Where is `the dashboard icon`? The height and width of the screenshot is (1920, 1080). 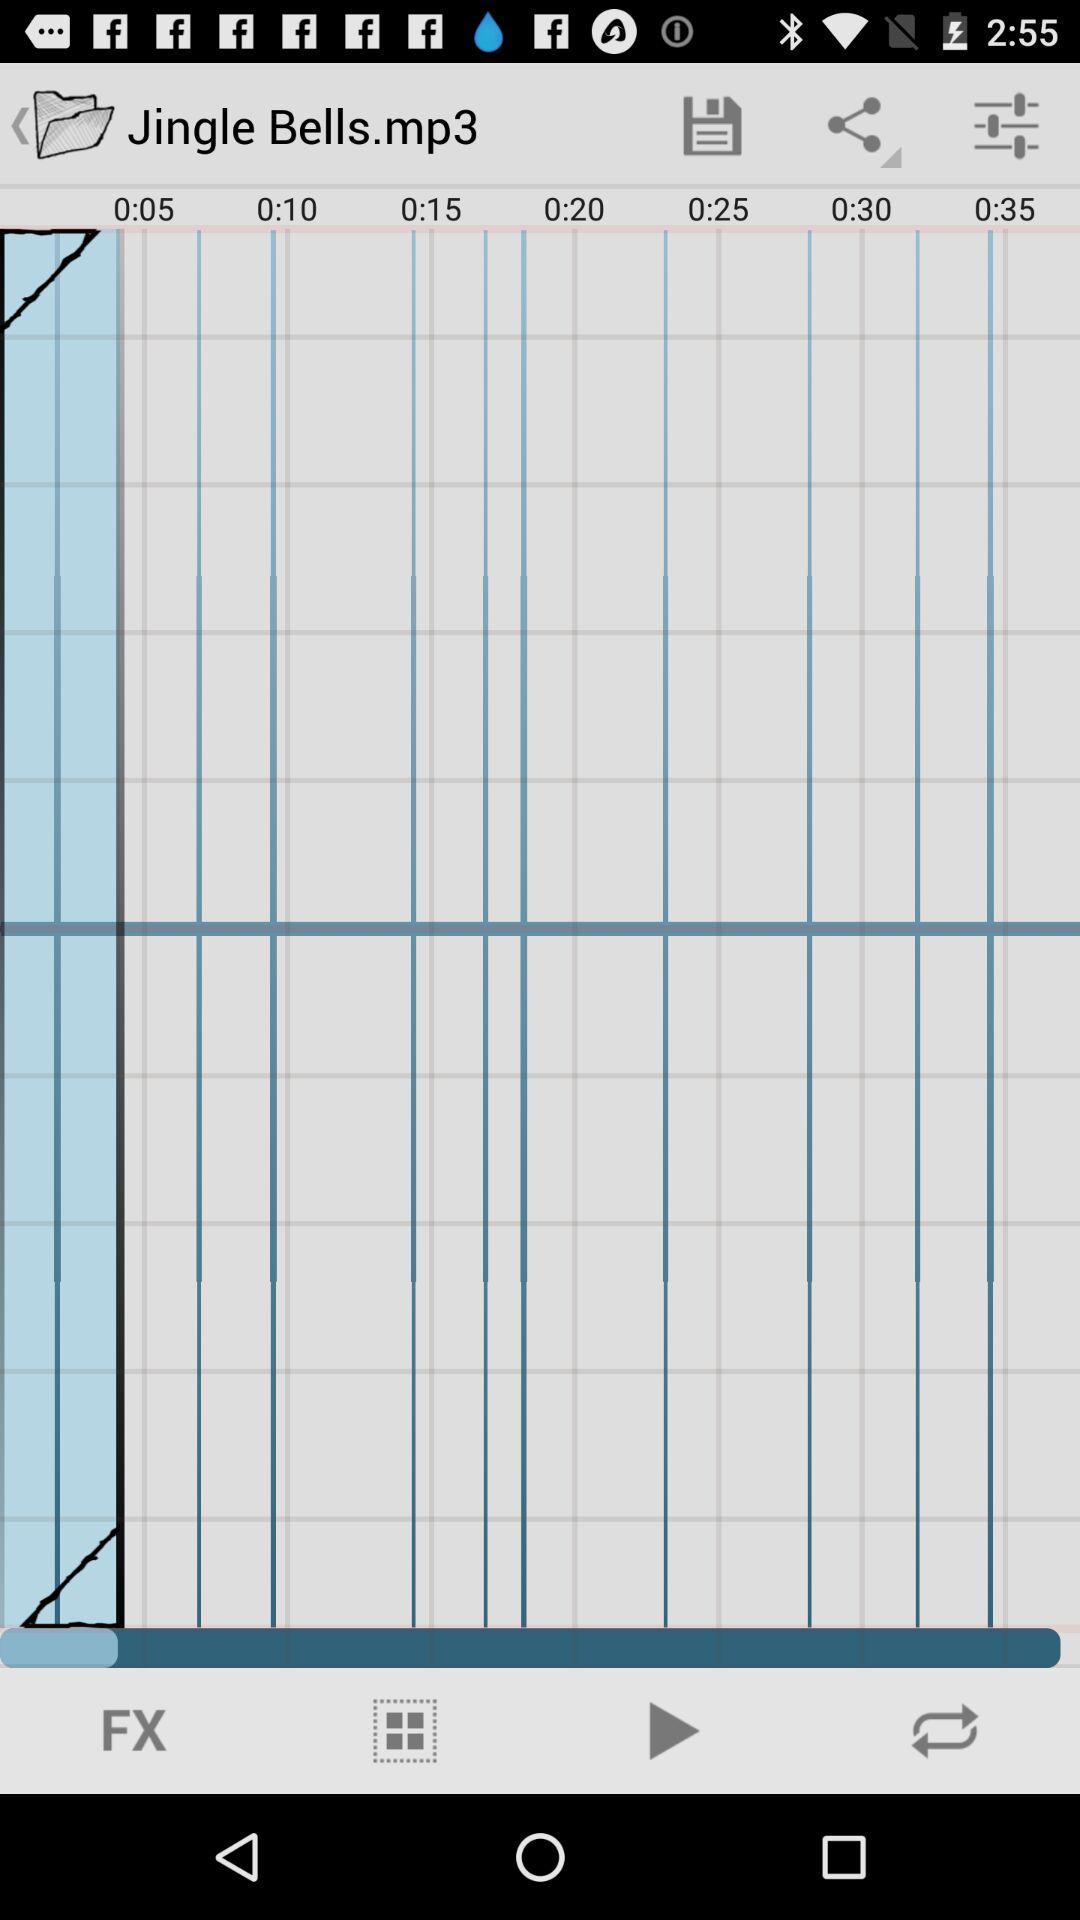
the dashboard icon is located at coordinates (405, 1851).